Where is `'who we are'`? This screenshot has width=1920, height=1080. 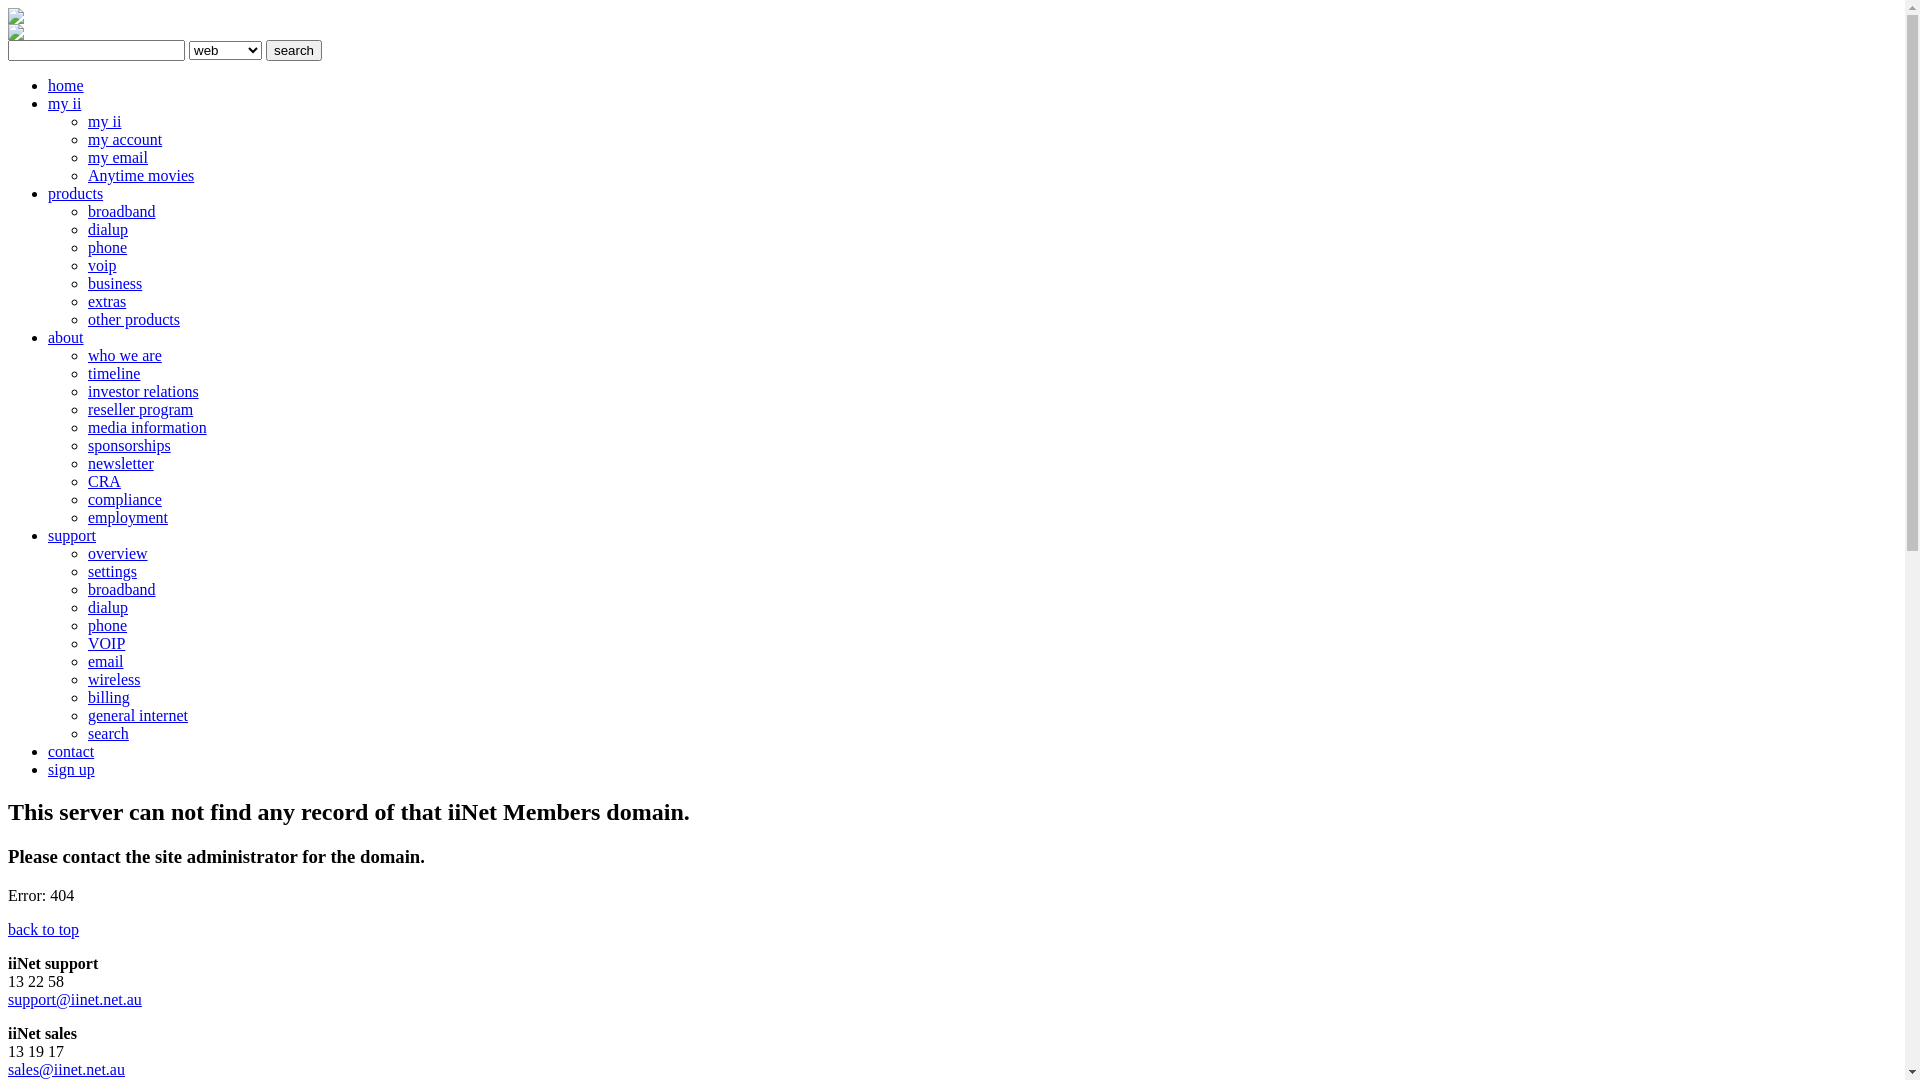
'who we are' is located at coordinates (86, 354).